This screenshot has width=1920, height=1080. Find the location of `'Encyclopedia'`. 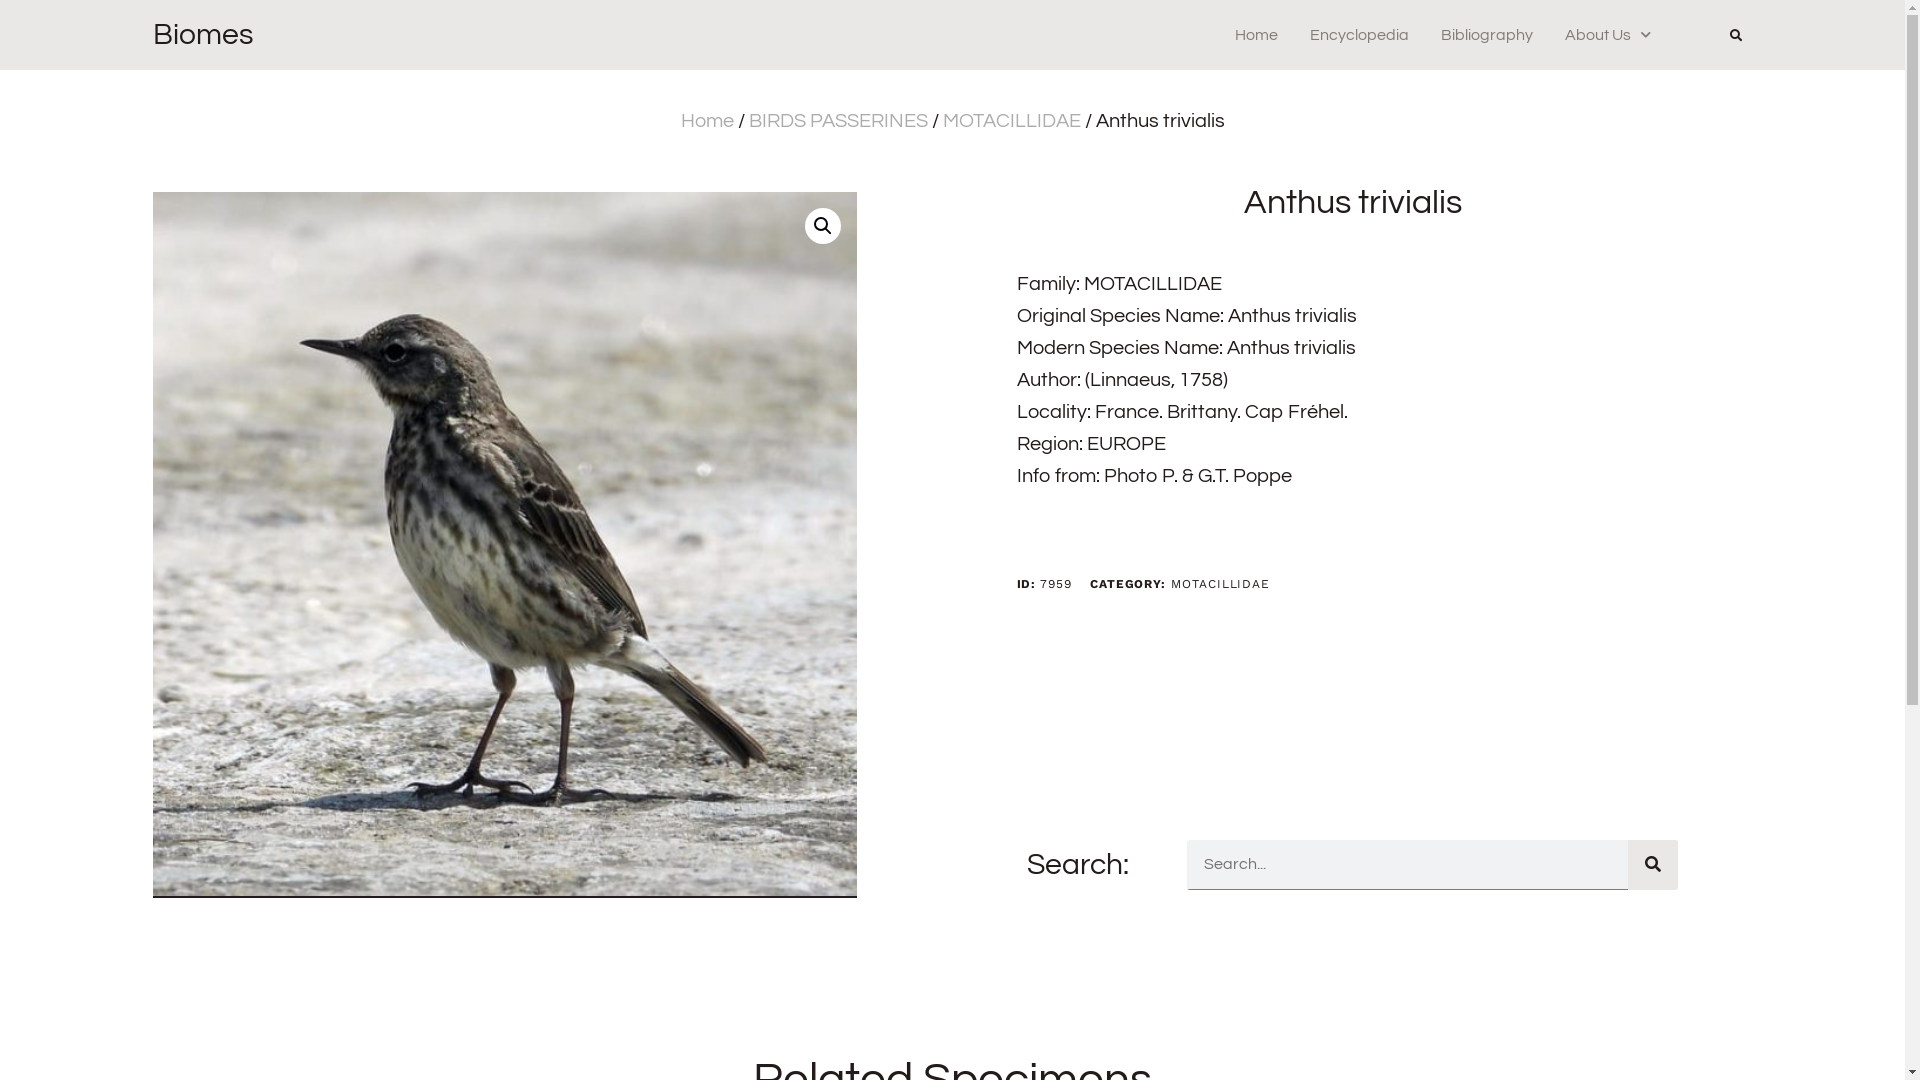

'Encyclopedia' is located at coordinates (1359, 34).